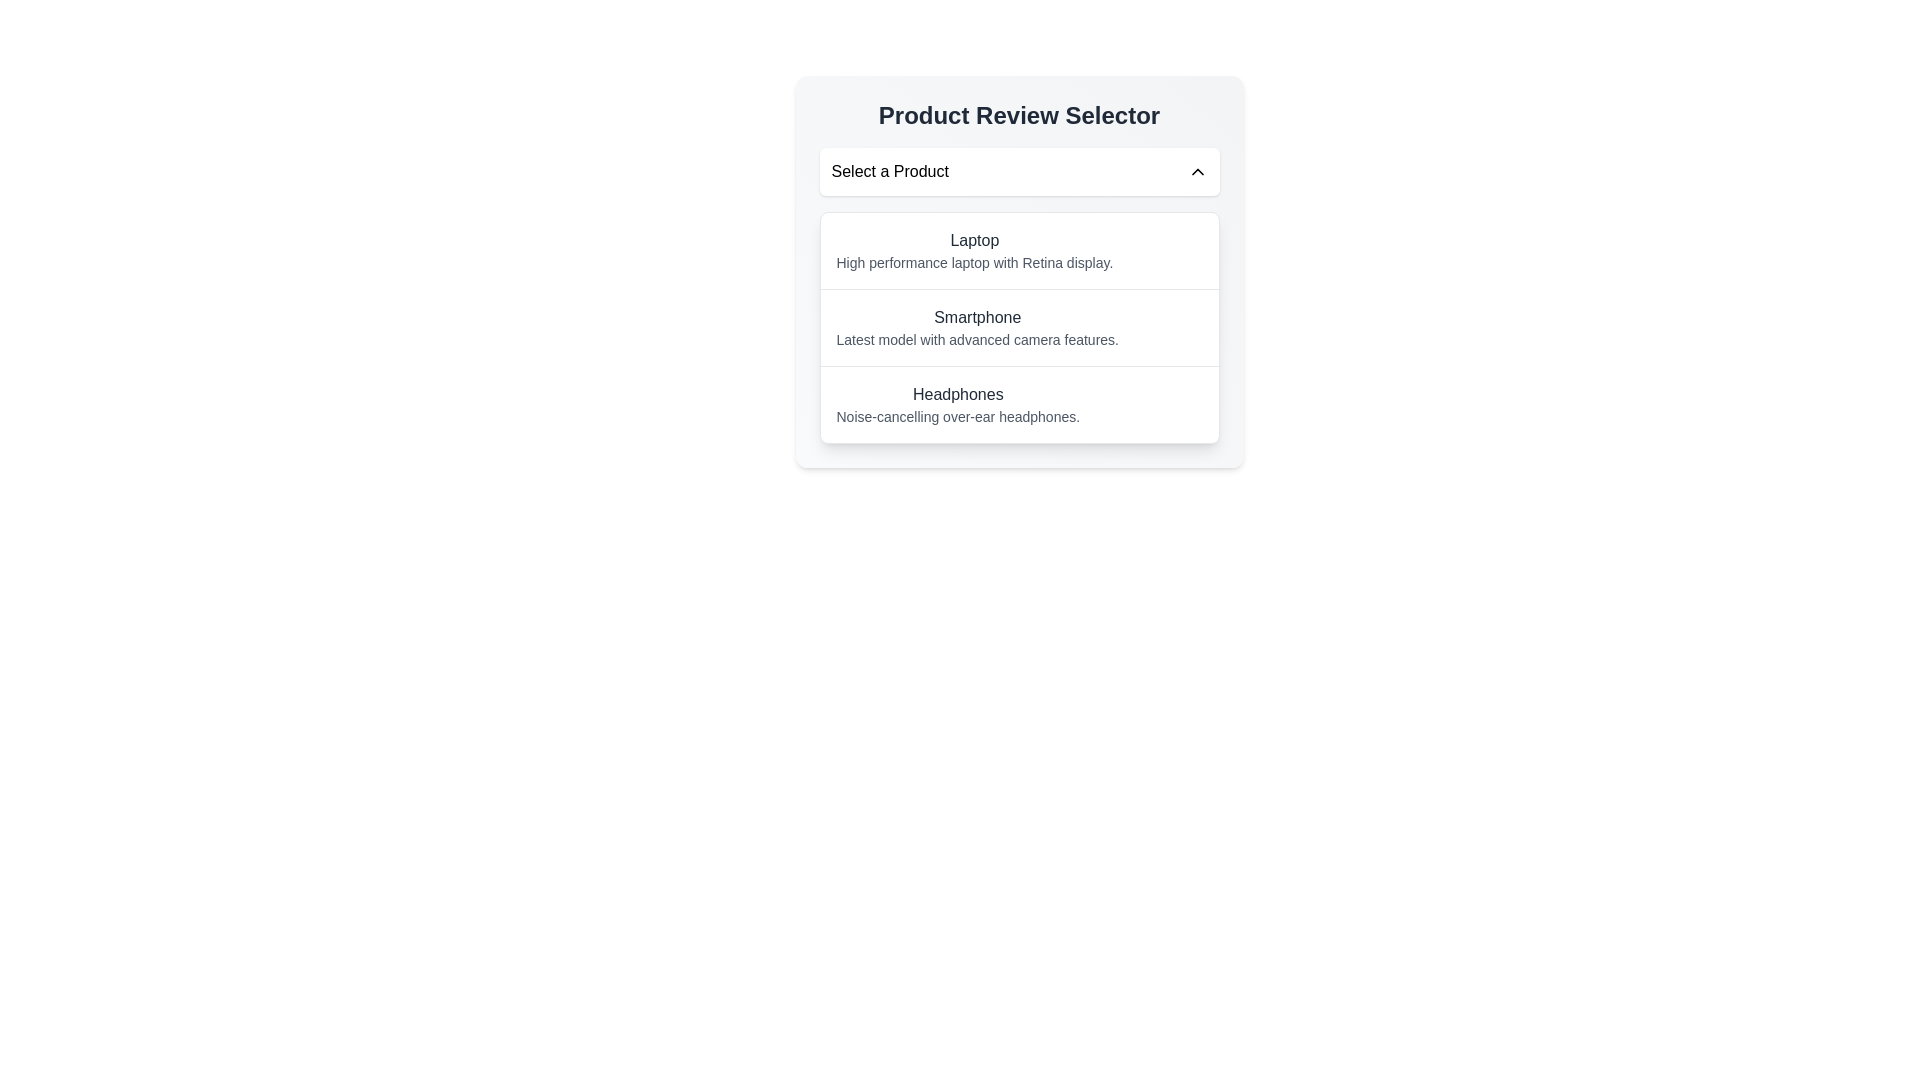  Describe the element at coordinates (977, 326) in the screenshot. I see `the second item in the dropdown menu that represents a Smartphone` at that location.